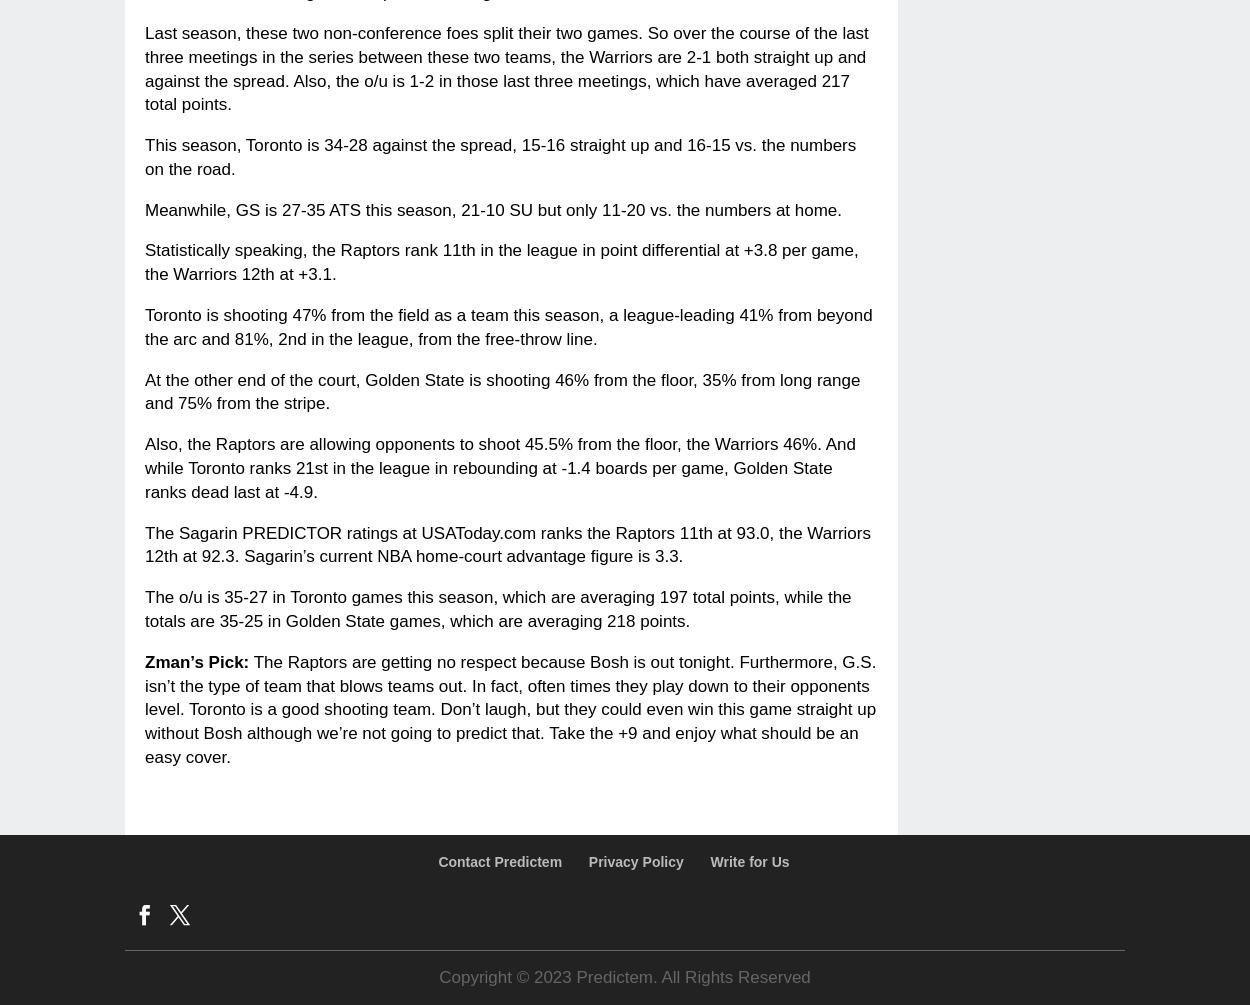  What do you see at coordinates (748, 859) in the screenshot?
I see `'Write for Us'` at bounding box center [748, 859].